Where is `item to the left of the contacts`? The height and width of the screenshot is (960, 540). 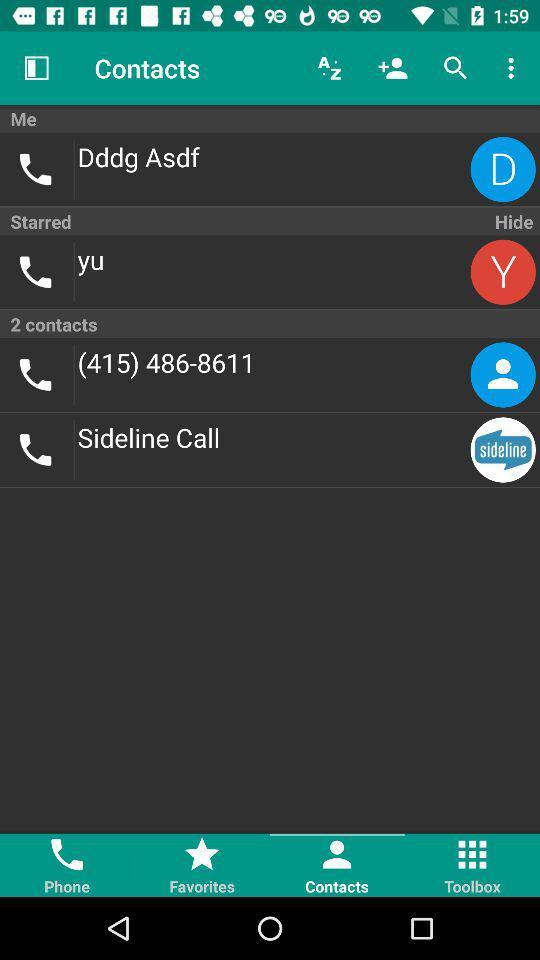 item to the left of the contacts is located at coordinates (36, 68).